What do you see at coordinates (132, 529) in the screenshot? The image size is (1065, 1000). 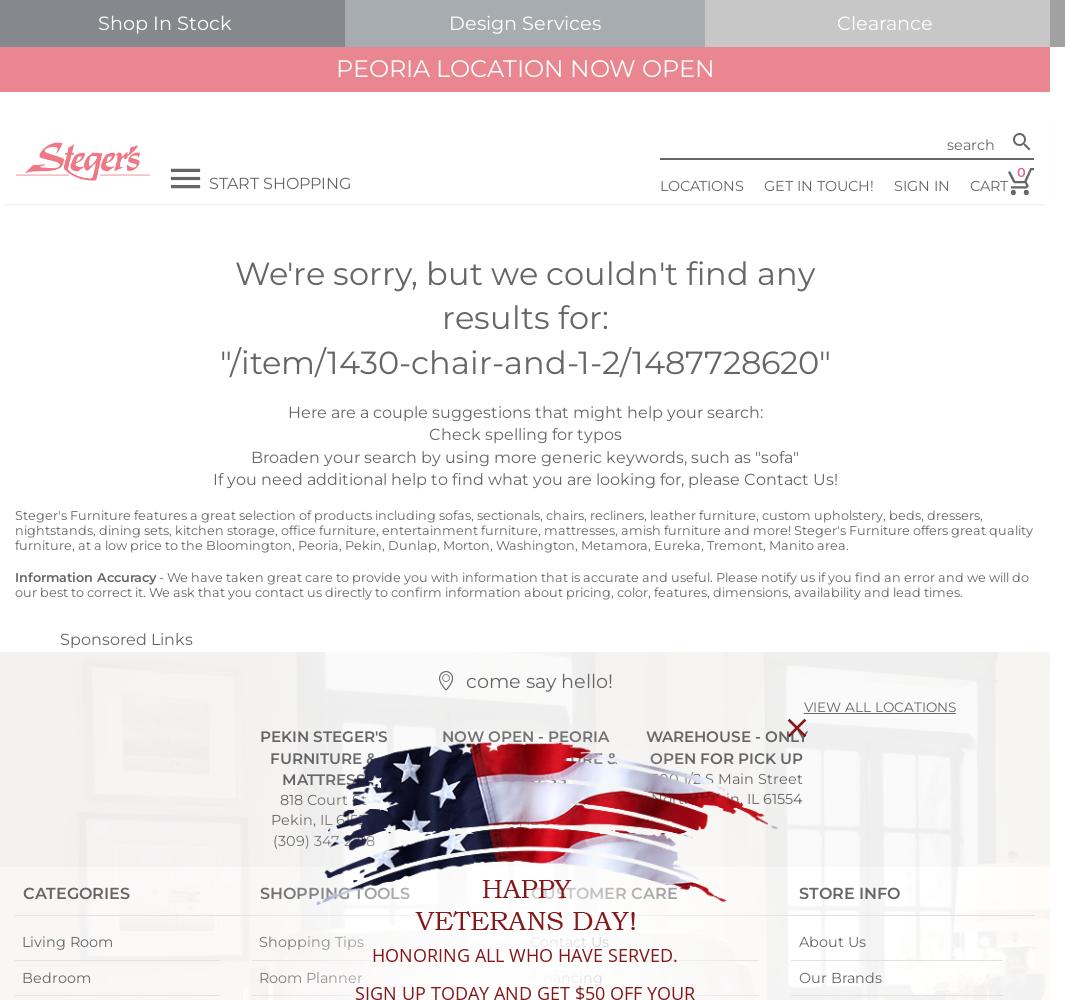 I see `'dining sets'` at bounding box center [132, 529].